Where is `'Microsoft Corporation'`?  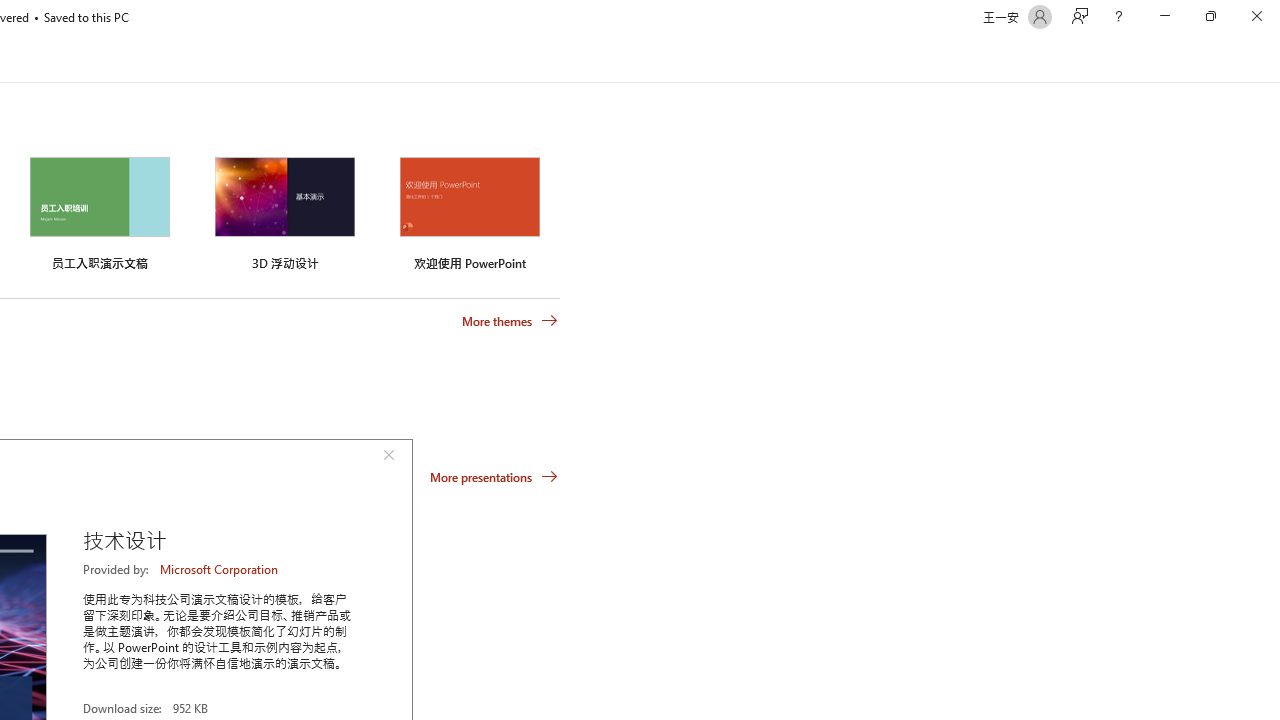
'Microsoft Corporation' is located at coordinates (220, 569).